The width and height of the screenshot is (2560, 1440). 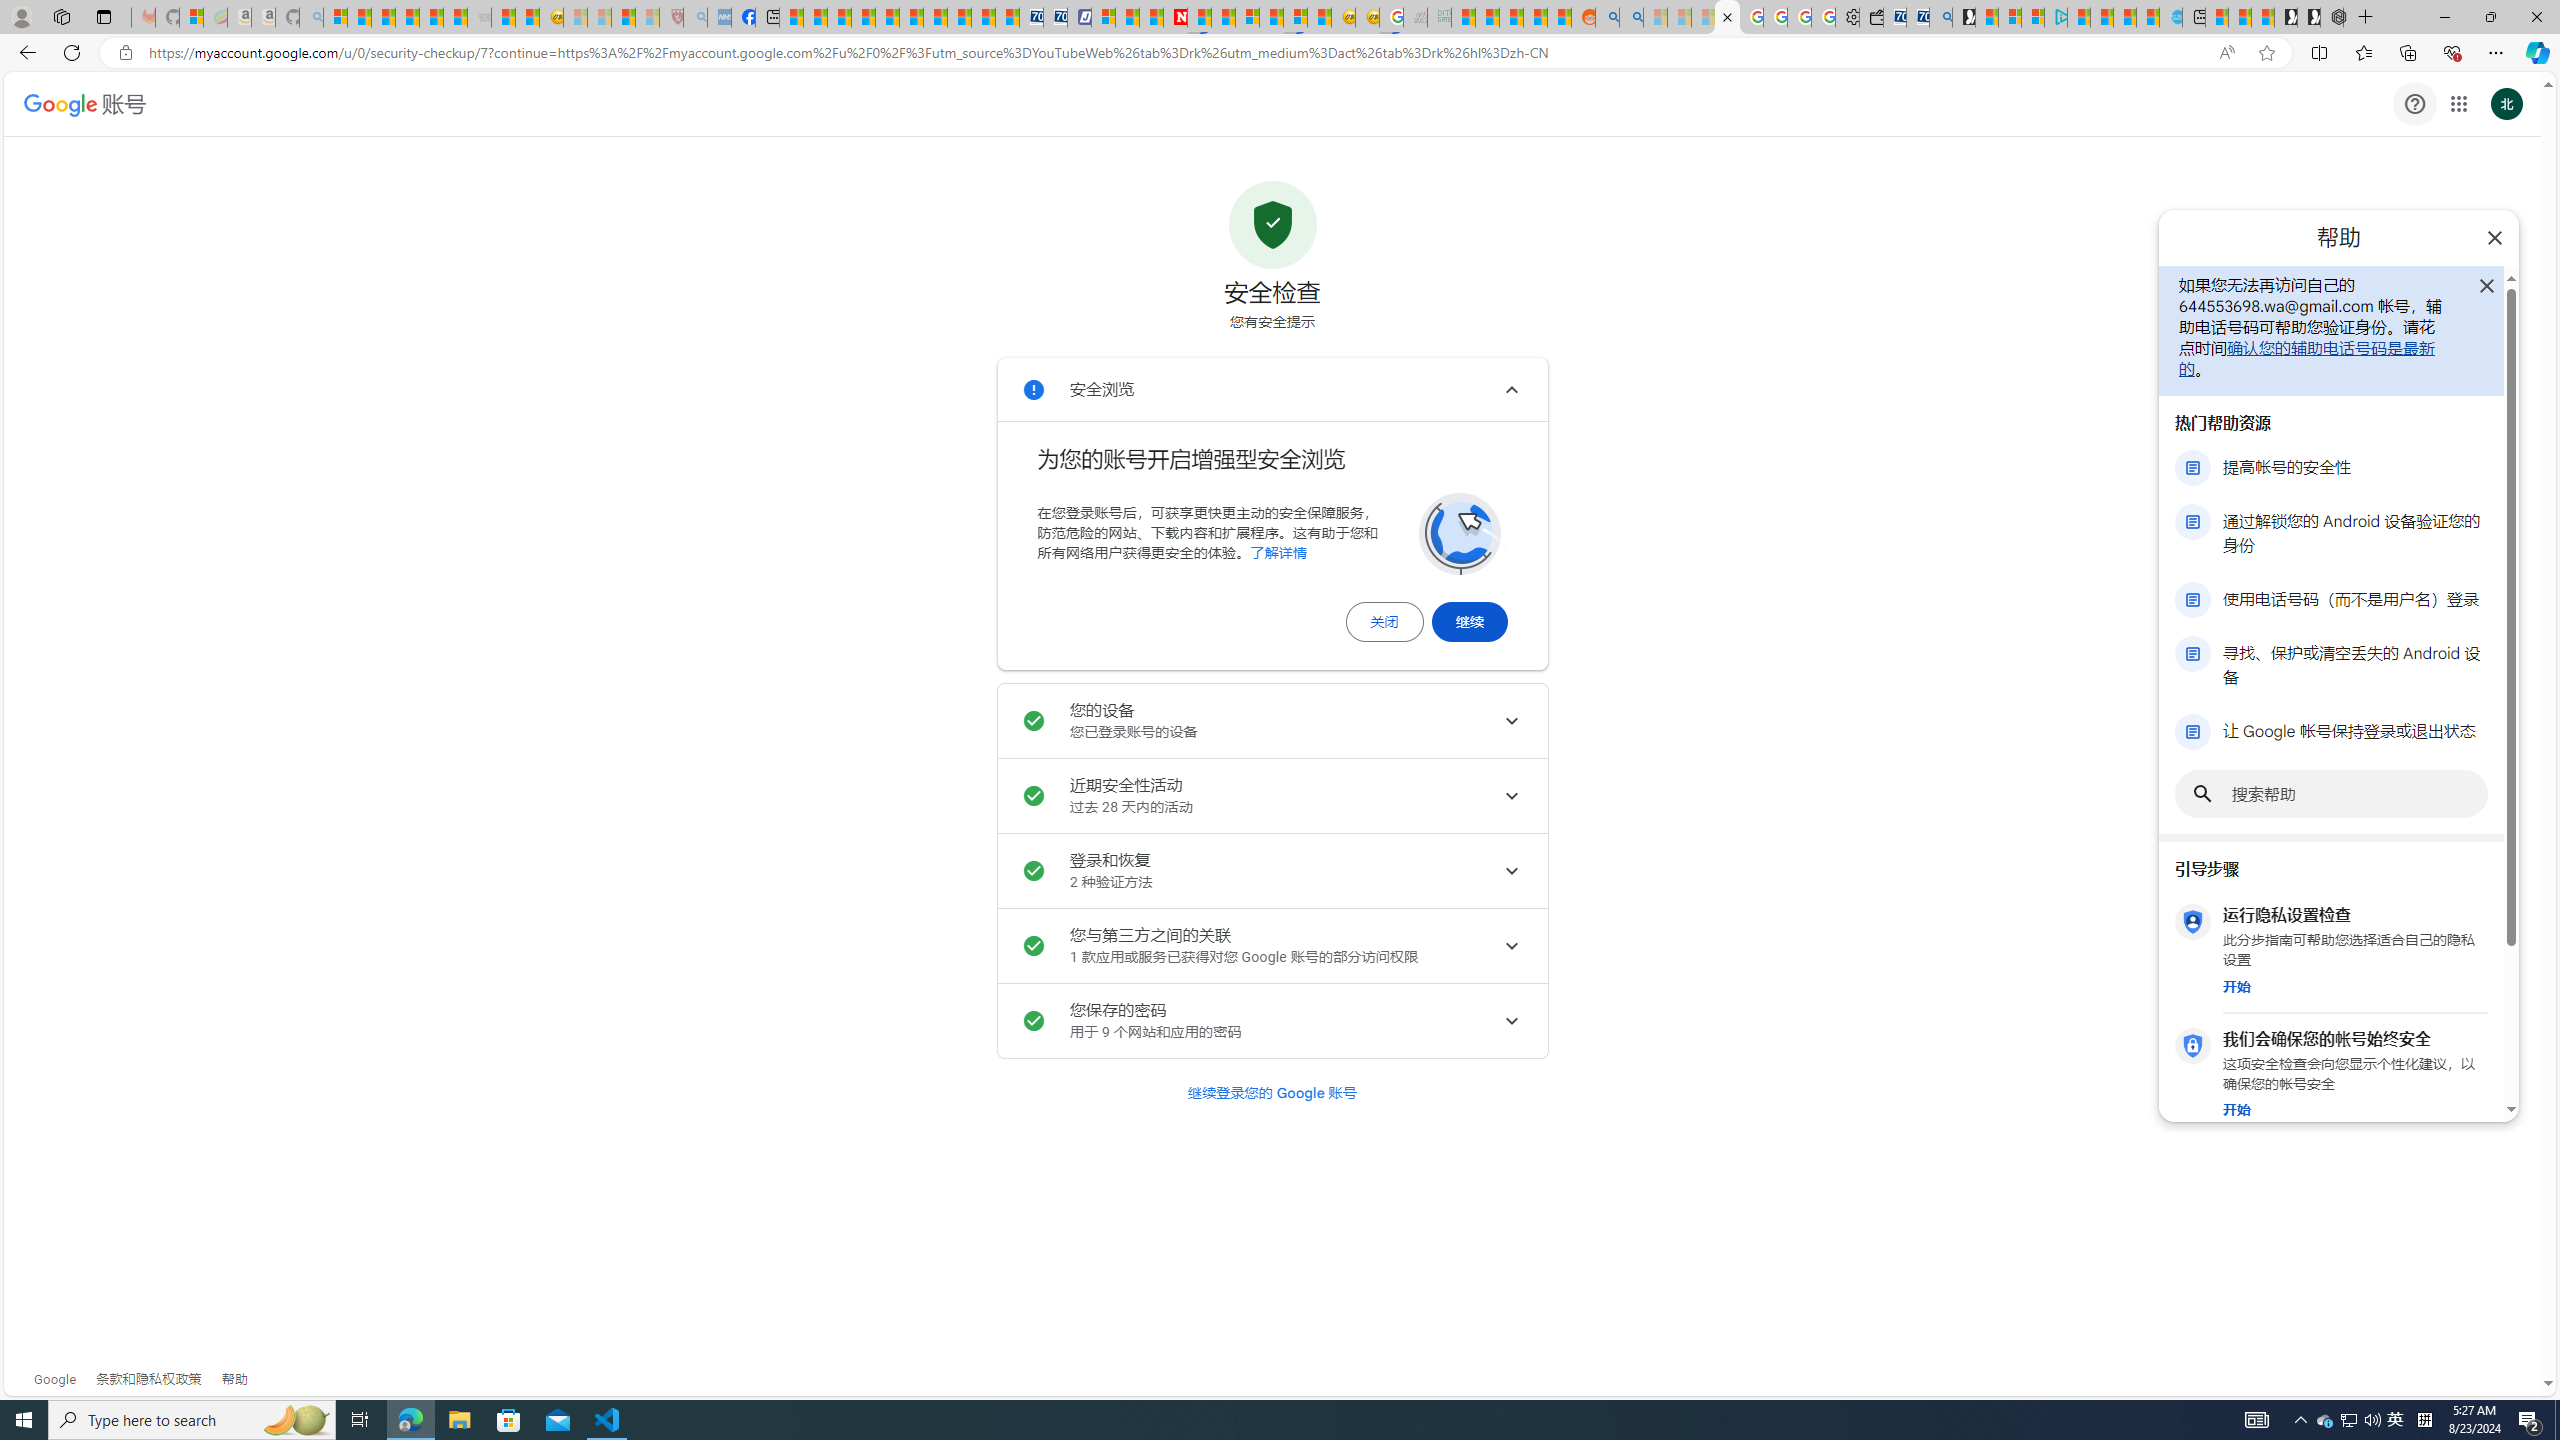 I want to click on 'Student Loan Update: Forgiveness Program Ends This Month', so click(x=1536, y=16).